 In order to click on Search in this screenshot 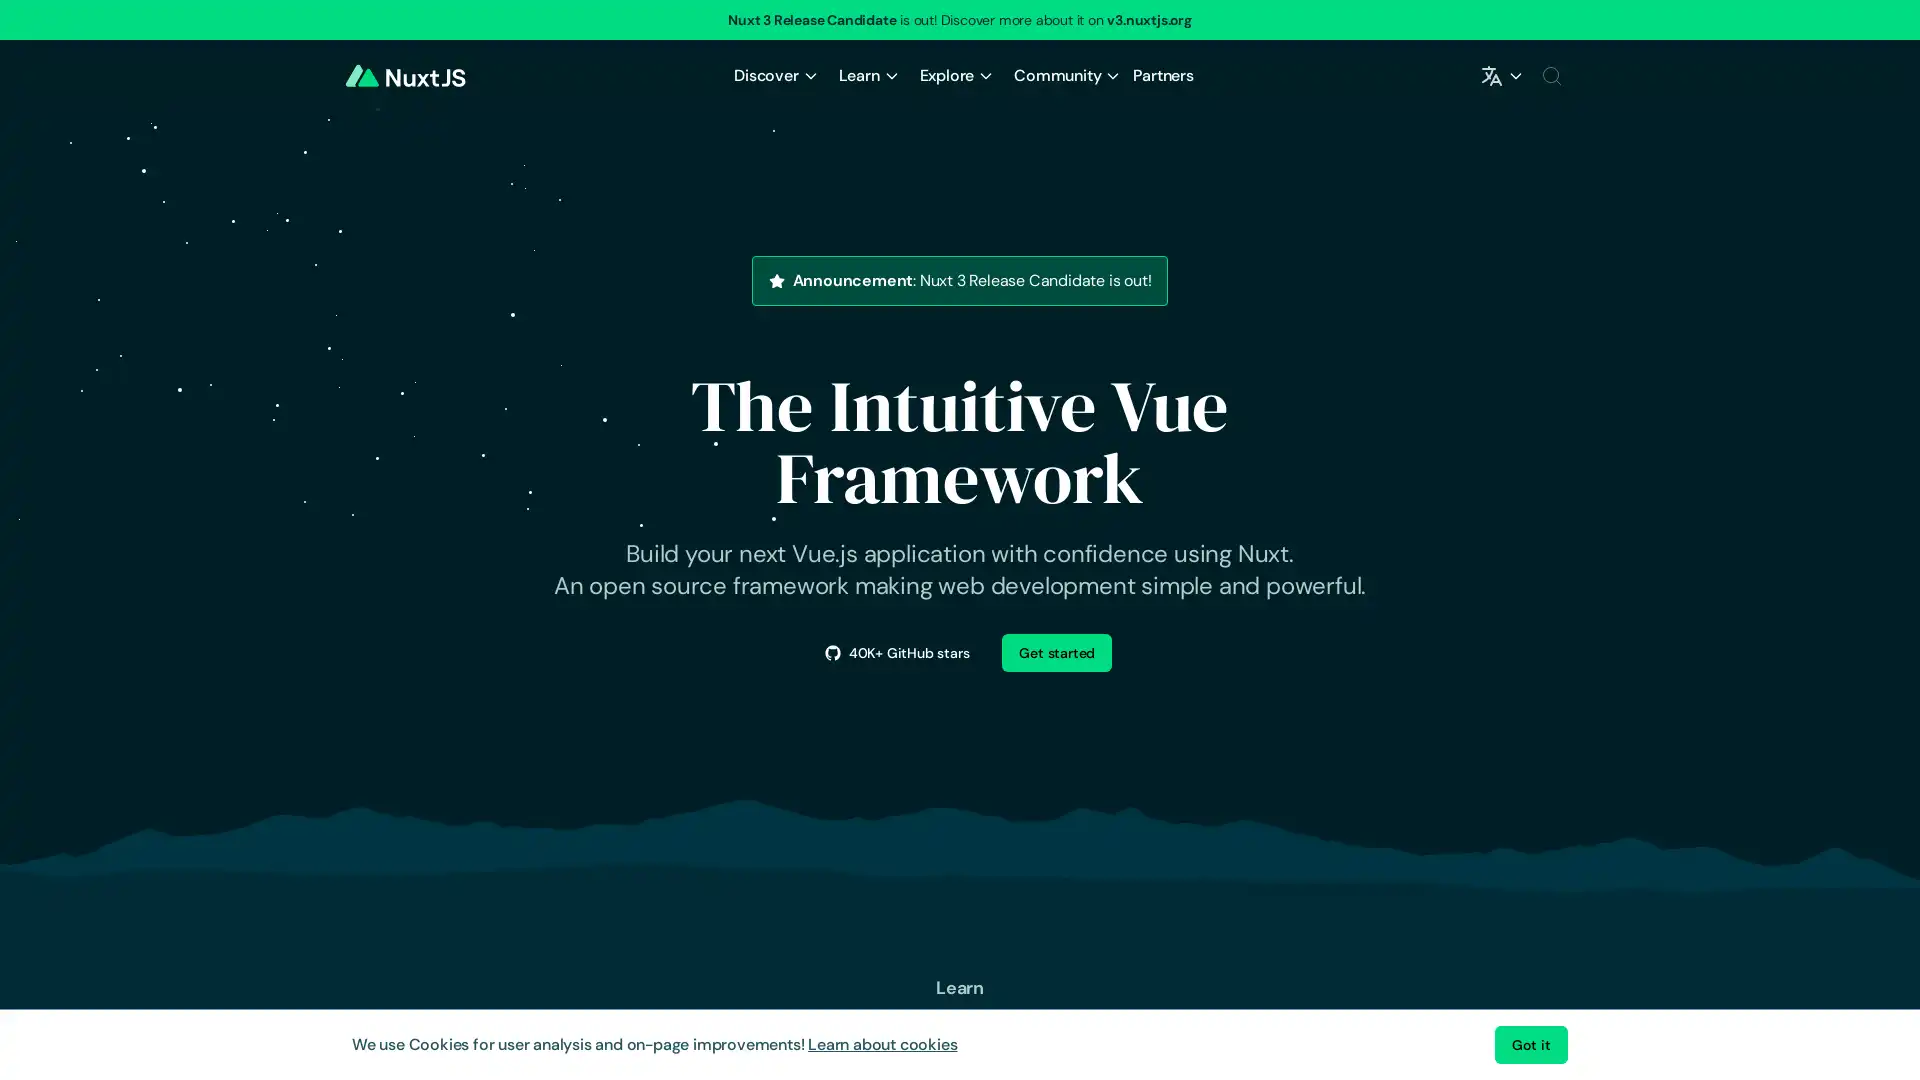, I will do `click(1550, 75)`.